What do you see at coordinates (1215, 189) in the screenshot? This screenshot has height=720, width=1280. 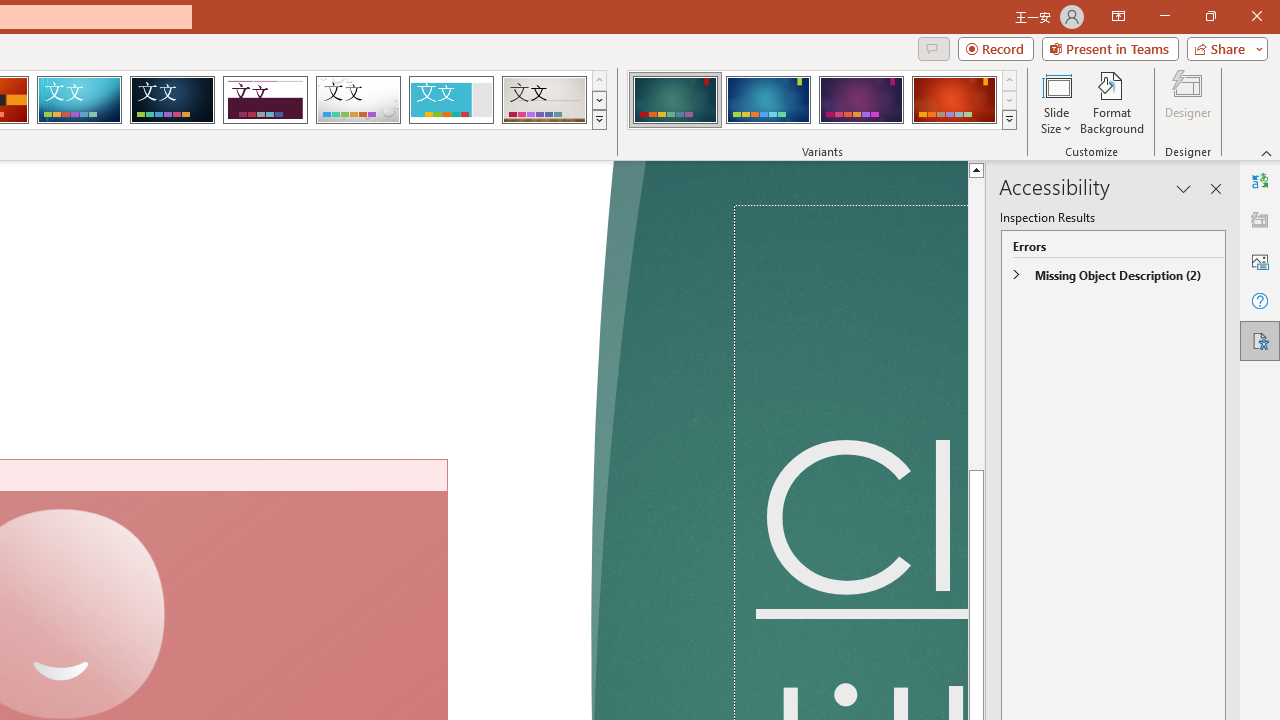 I see `'Close pane'` at bounding box center [1215, 189].